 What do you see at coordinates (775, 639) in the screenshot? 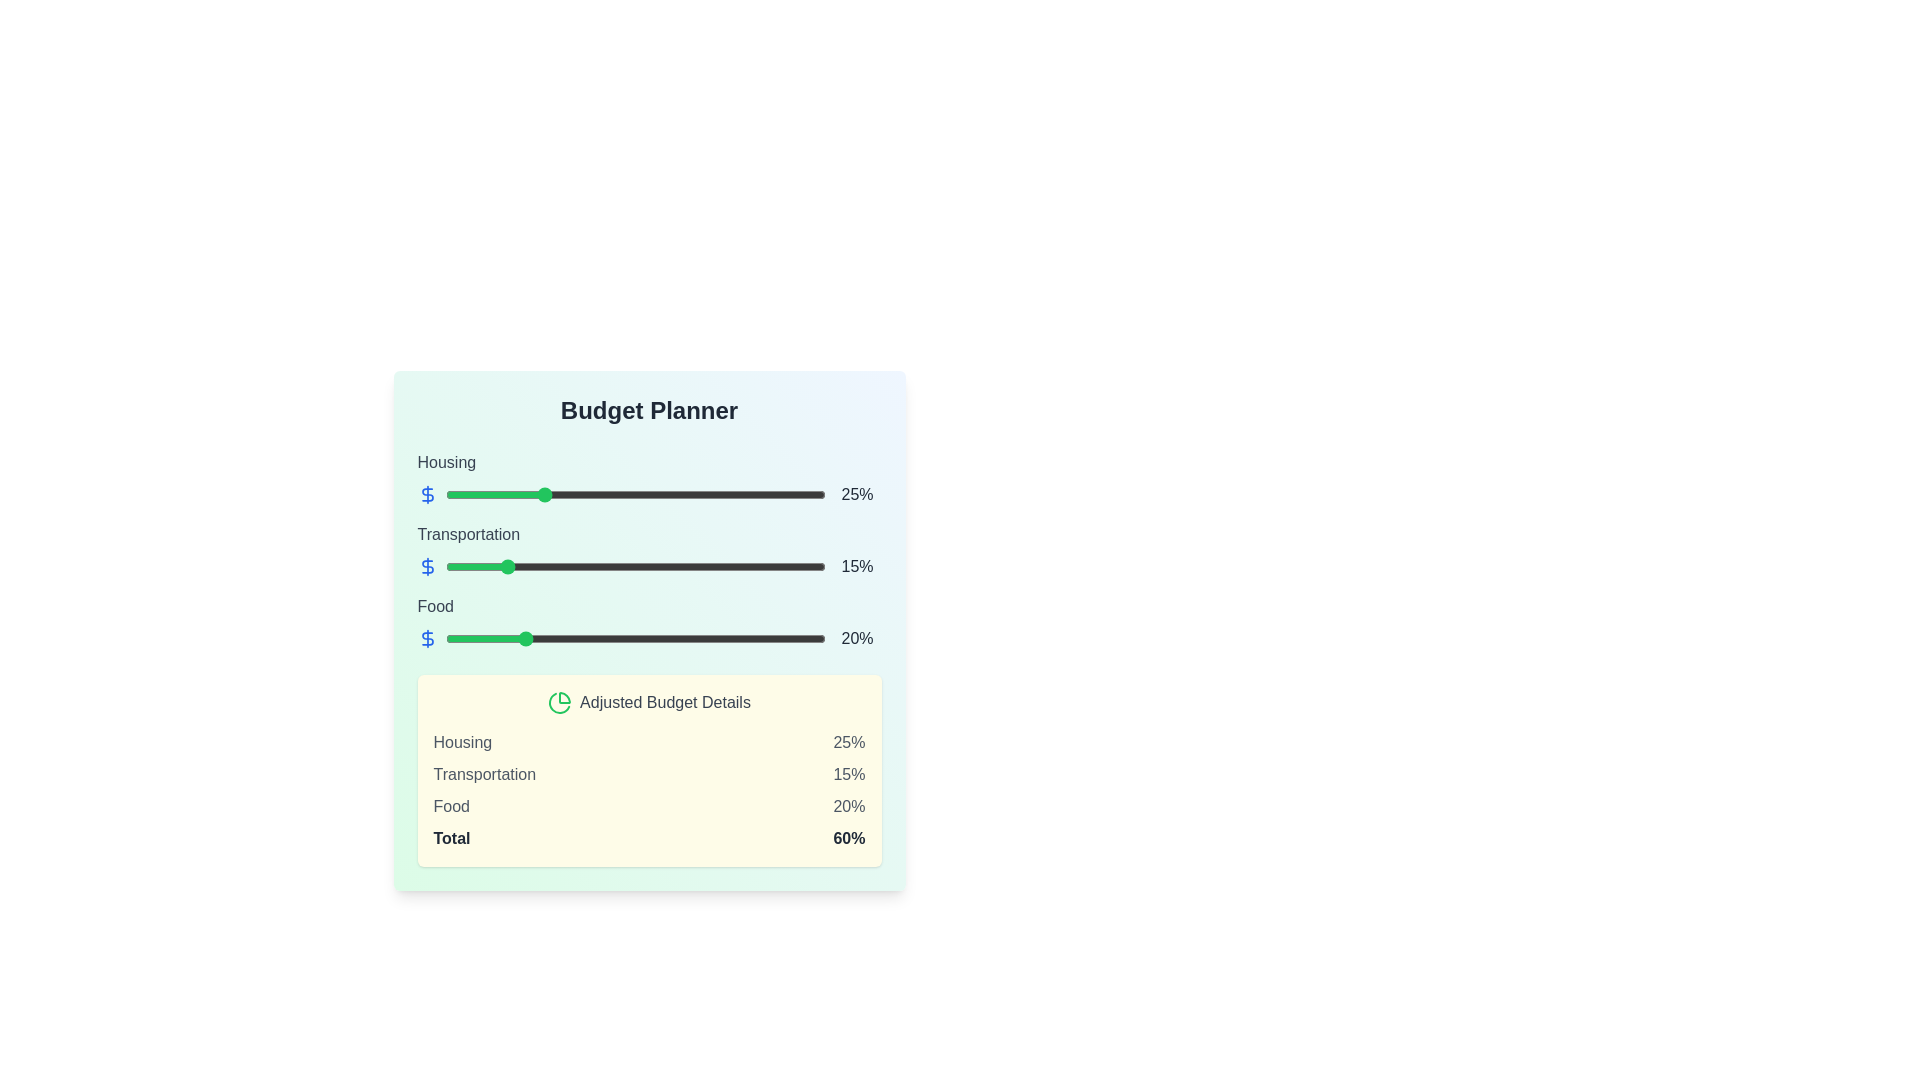
I see `the slider value` at bounding box center [775, 639].